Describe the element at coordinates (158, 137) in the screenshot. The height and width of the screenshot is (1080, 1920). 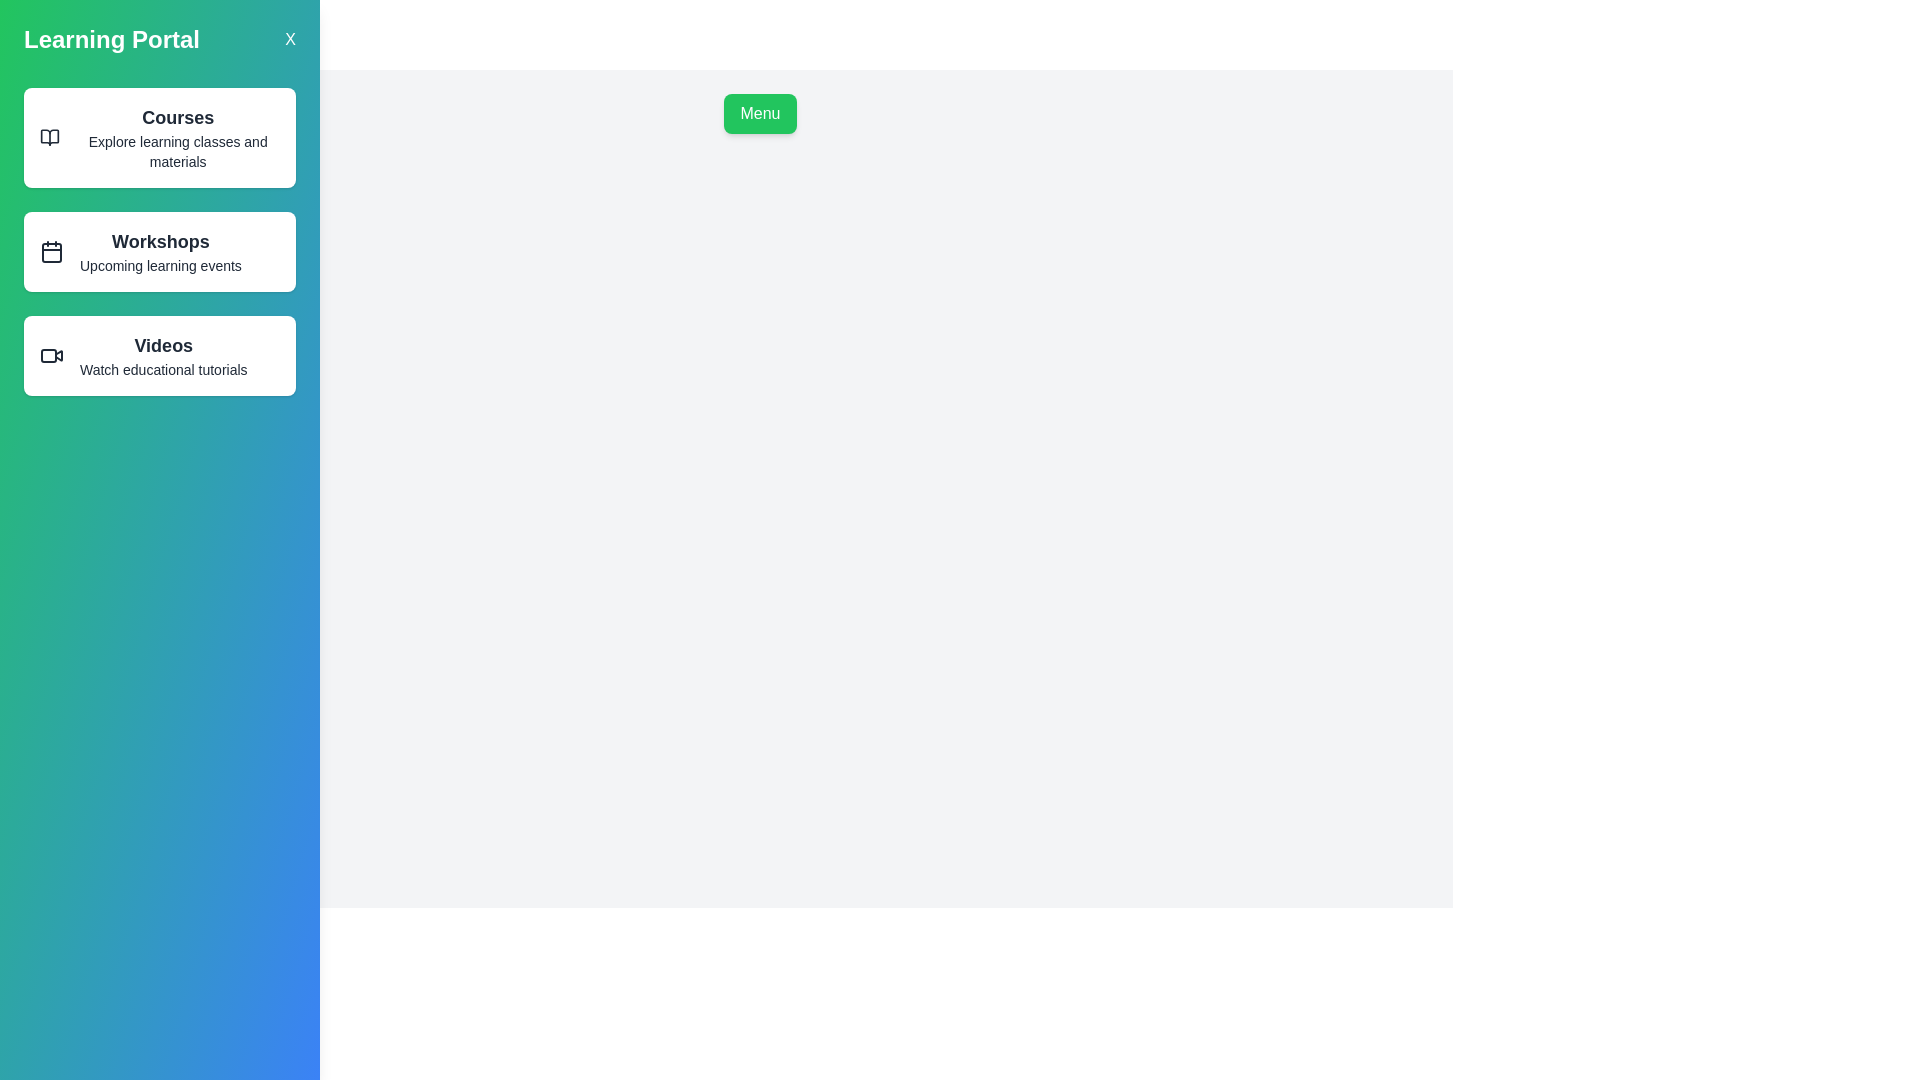
I see `the Courses panel option from the LearningPortalDrawer` at that location.